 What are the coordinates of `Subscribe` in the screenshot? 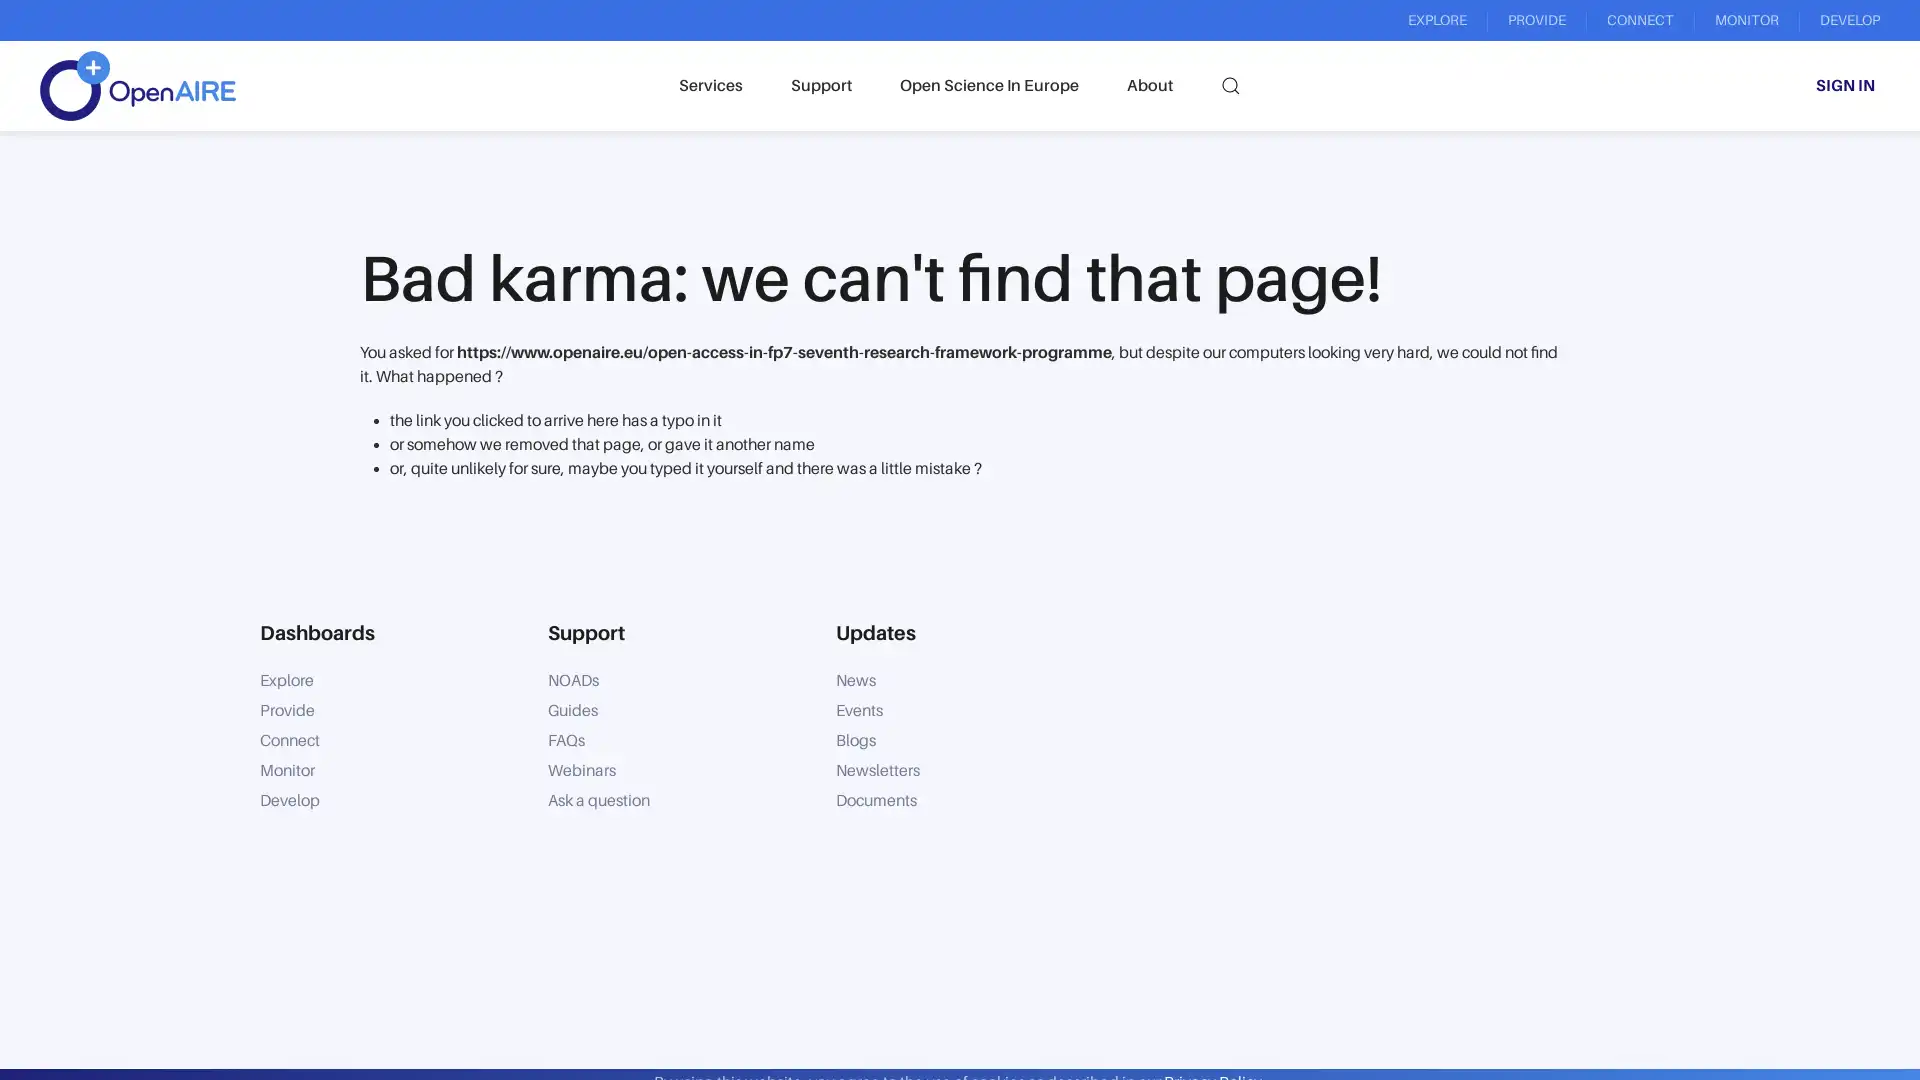 It's located at (1190, 982).